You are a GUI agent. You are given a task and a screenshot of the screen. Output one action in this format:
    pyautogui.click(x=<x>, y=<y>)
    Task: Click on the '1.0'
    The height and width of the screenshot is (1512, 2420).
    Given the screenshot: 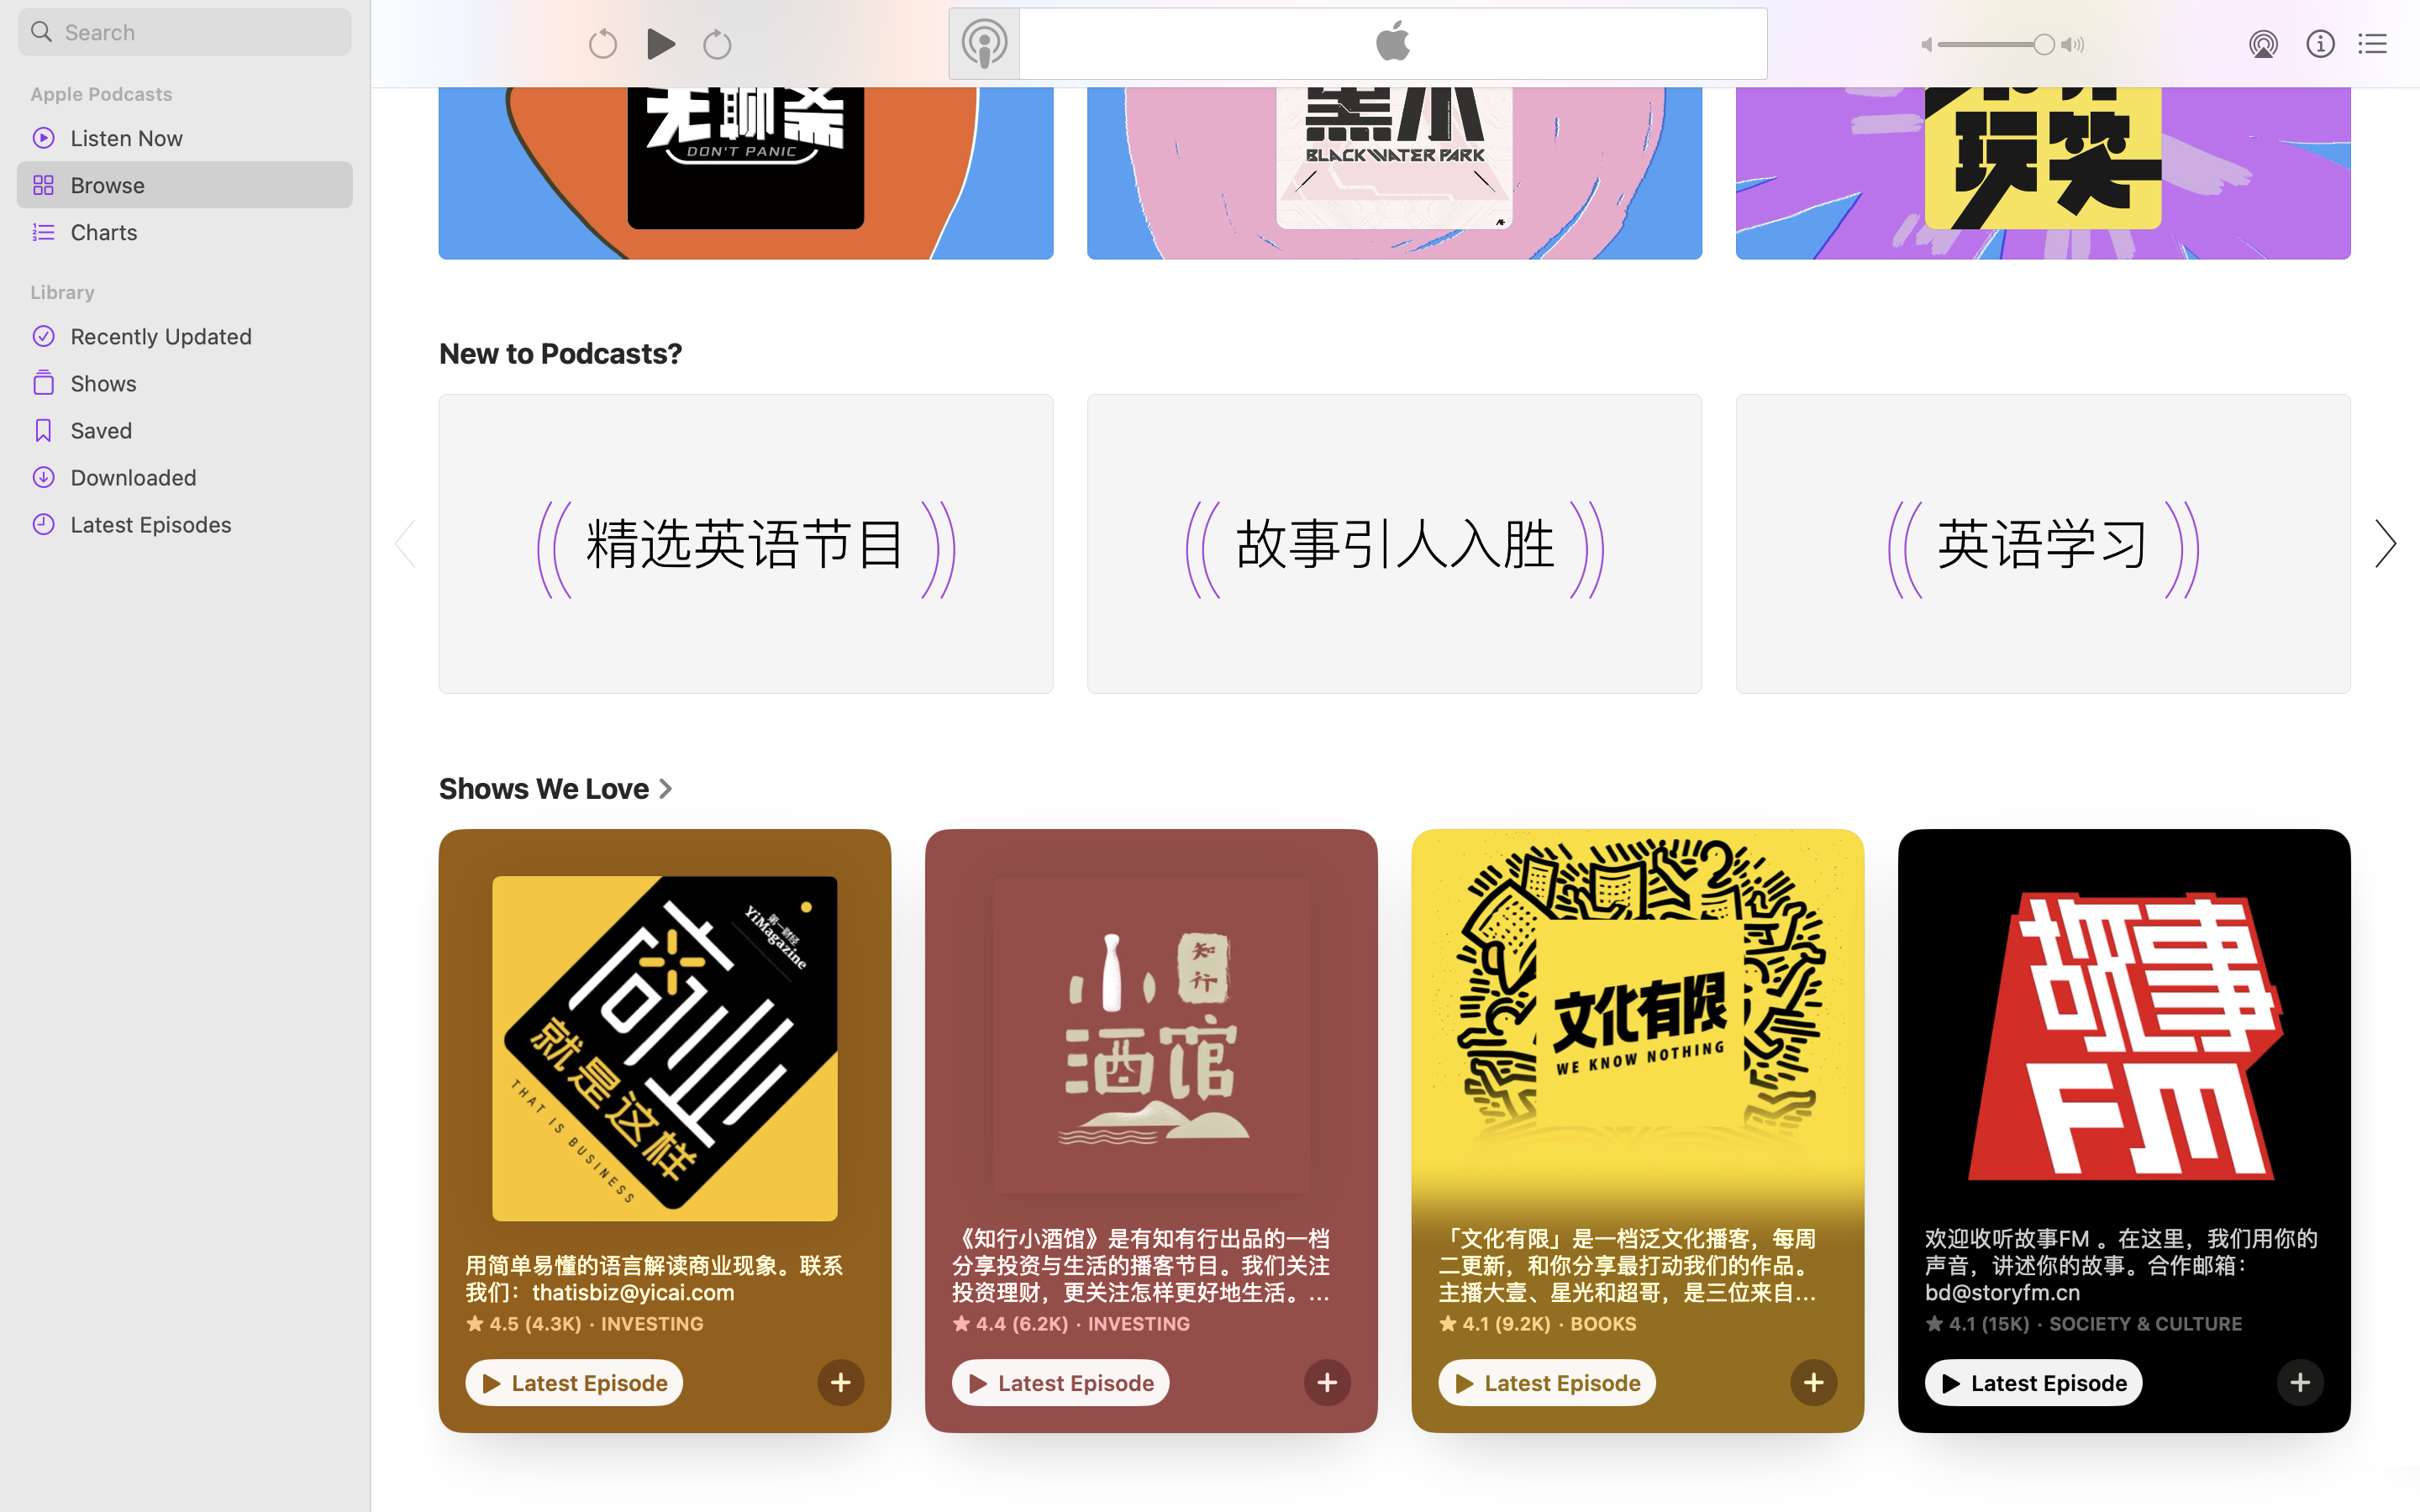 What is the action you would take?
    pyautogui.click(x=1996, y=44)
    